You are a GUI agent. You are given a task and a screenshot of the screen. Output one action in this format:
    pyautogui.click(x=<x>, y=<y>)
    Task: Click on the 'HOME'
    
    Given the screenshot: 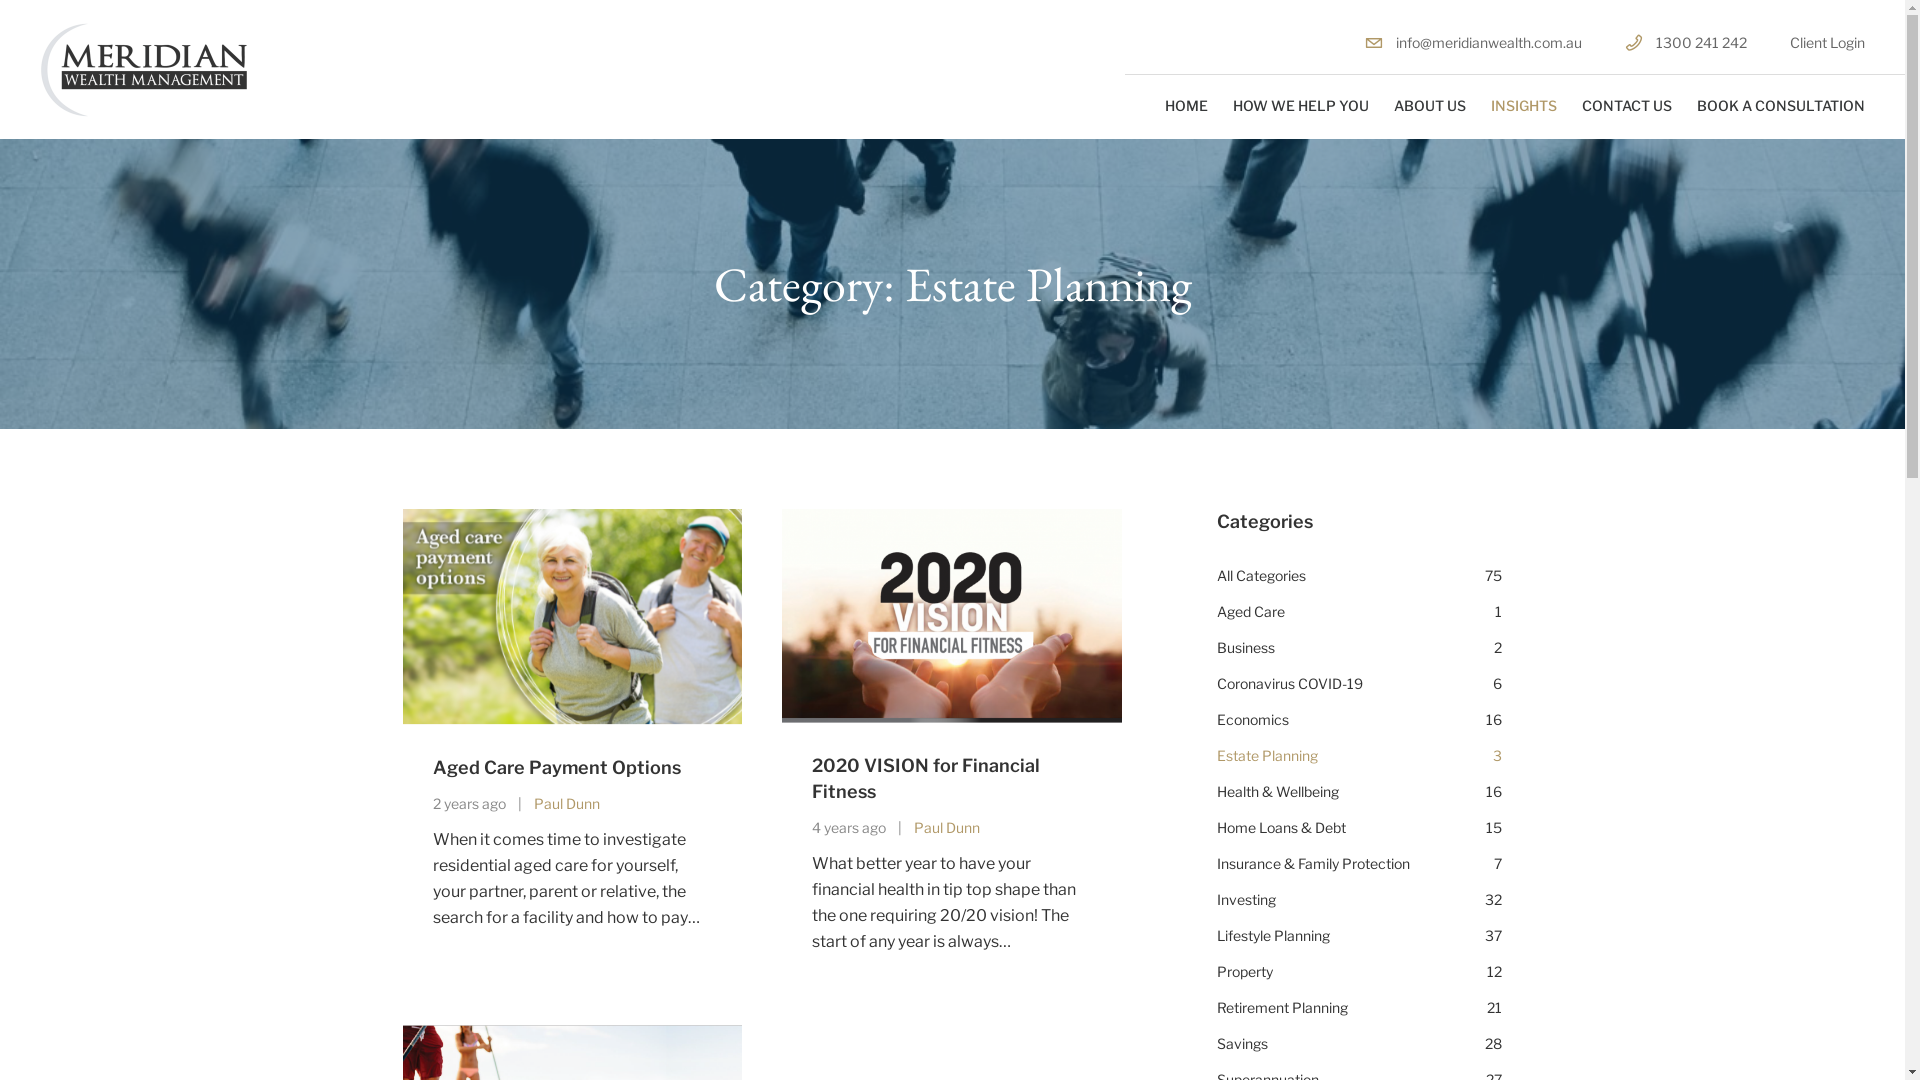 What is the action you would take?
    pyautogui.click(x=1186, y=105)
    